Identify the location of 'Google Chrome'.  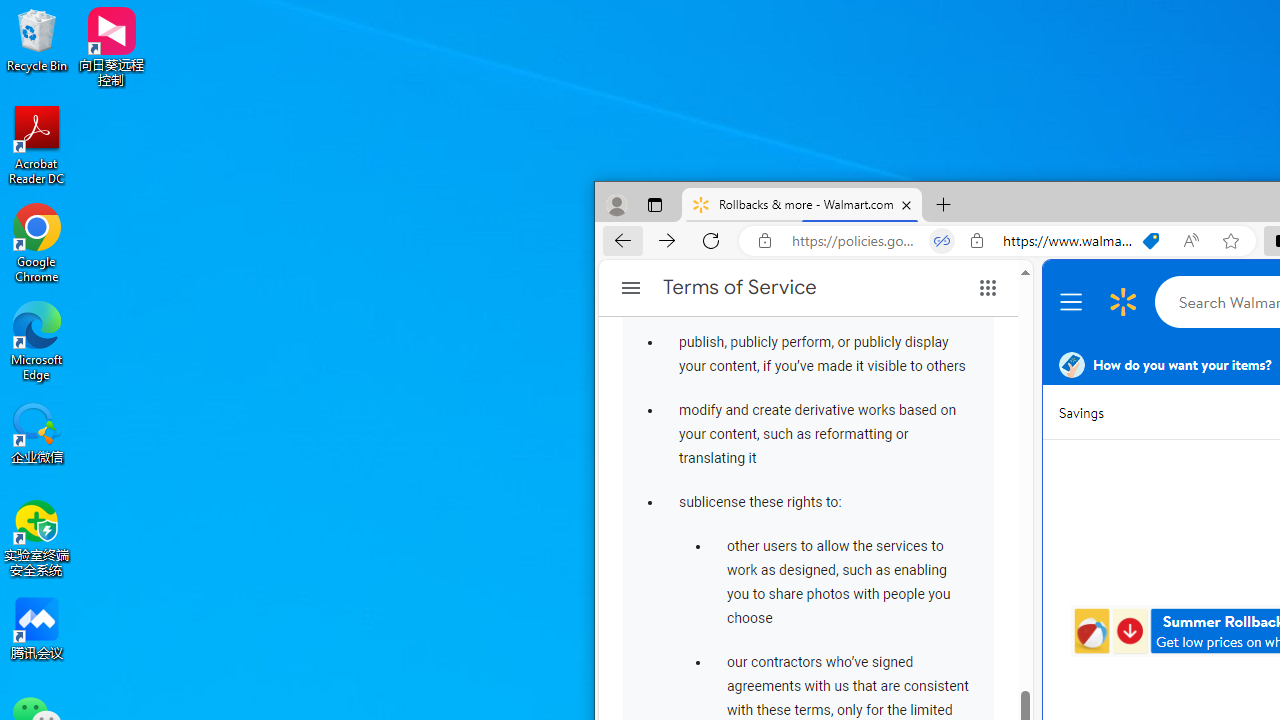
(37, 242).